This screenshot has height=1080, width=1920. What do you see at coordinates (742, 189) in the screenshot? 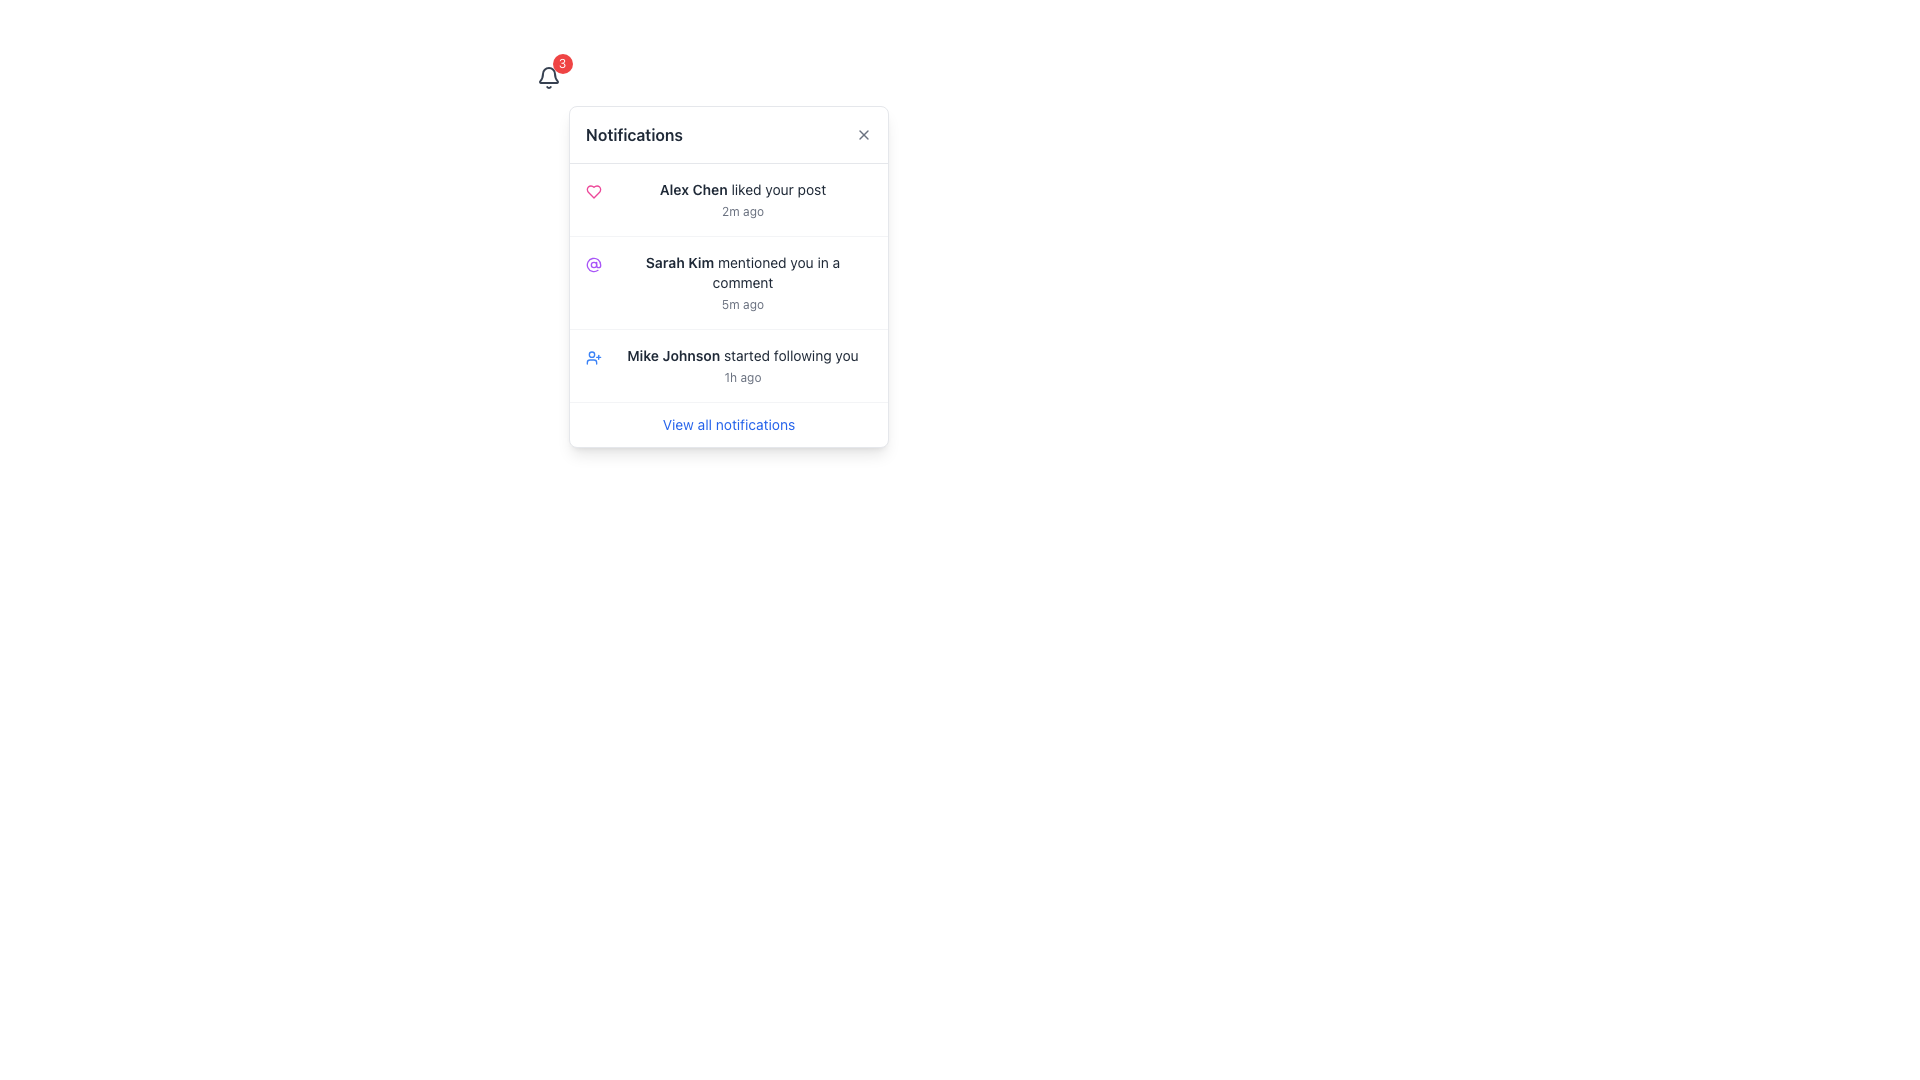
I see `keyboard navigation` at bounding box center [742, 189].